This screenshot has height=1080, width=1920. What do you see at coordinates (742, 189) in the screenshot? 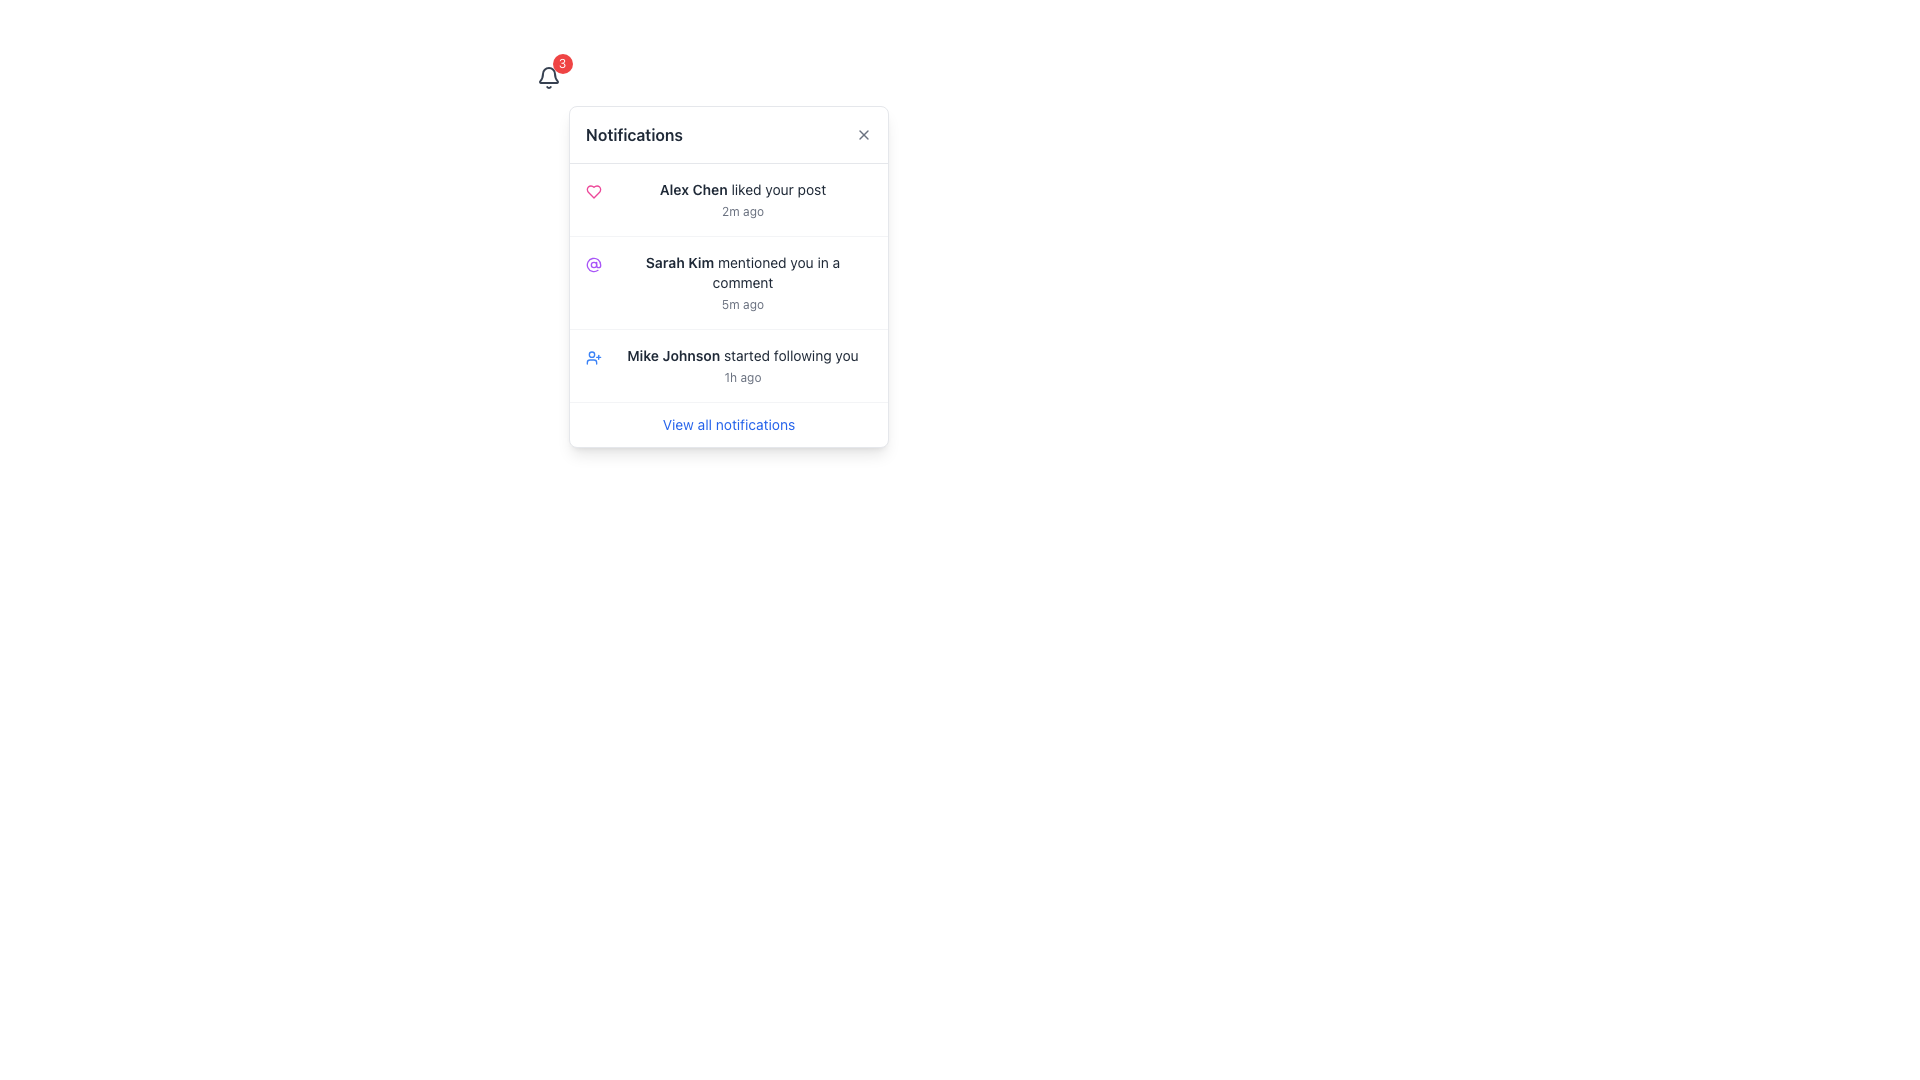
I see `keyboard navigation` at bounding box center [742, 189].